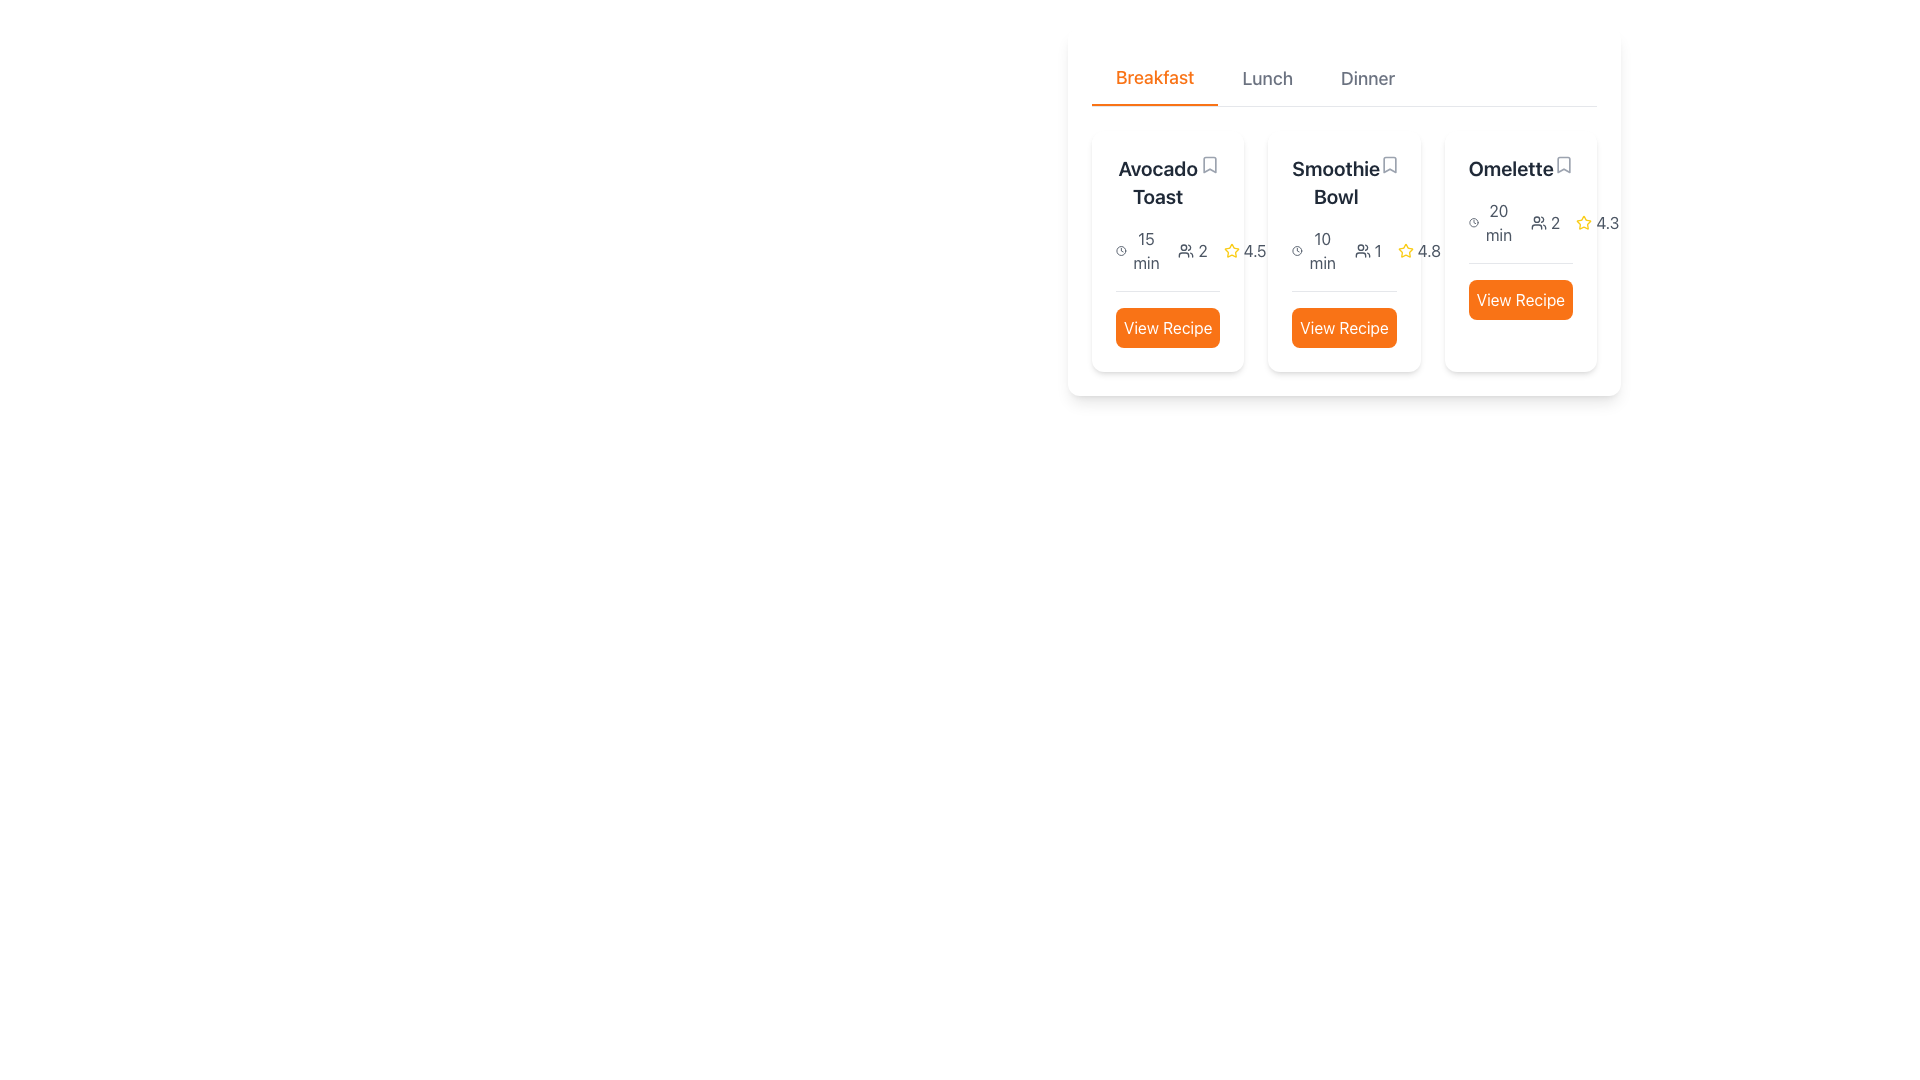 The image size is (1920, 1080). What do you see at coordinates (1544, 223) in the screenshot?
I see `the text displaying the number '2' adjacent to the user icon, located in the middle section of the 'Omelette' card` at bounding box center [1544, 223].